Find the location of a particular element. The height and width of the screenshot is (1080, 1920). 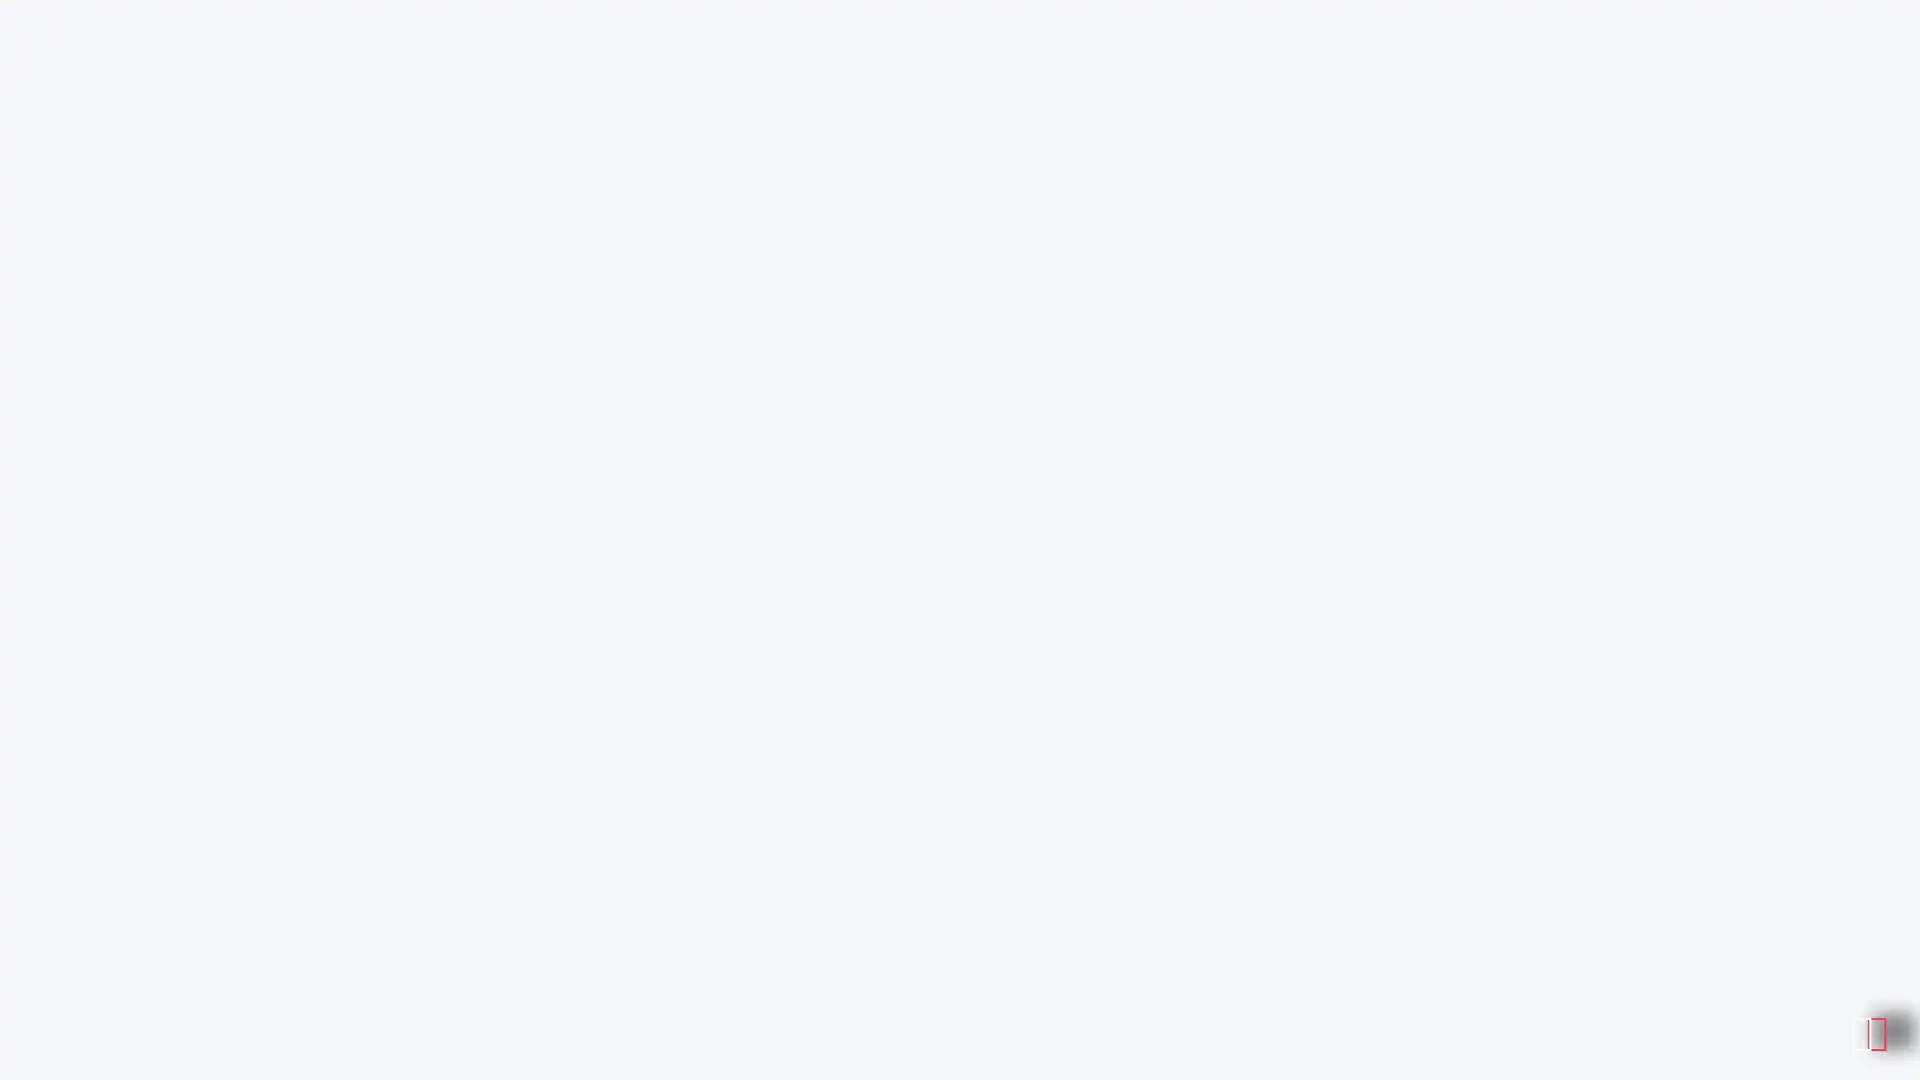

Open is located at coordinates (1860, 1026).